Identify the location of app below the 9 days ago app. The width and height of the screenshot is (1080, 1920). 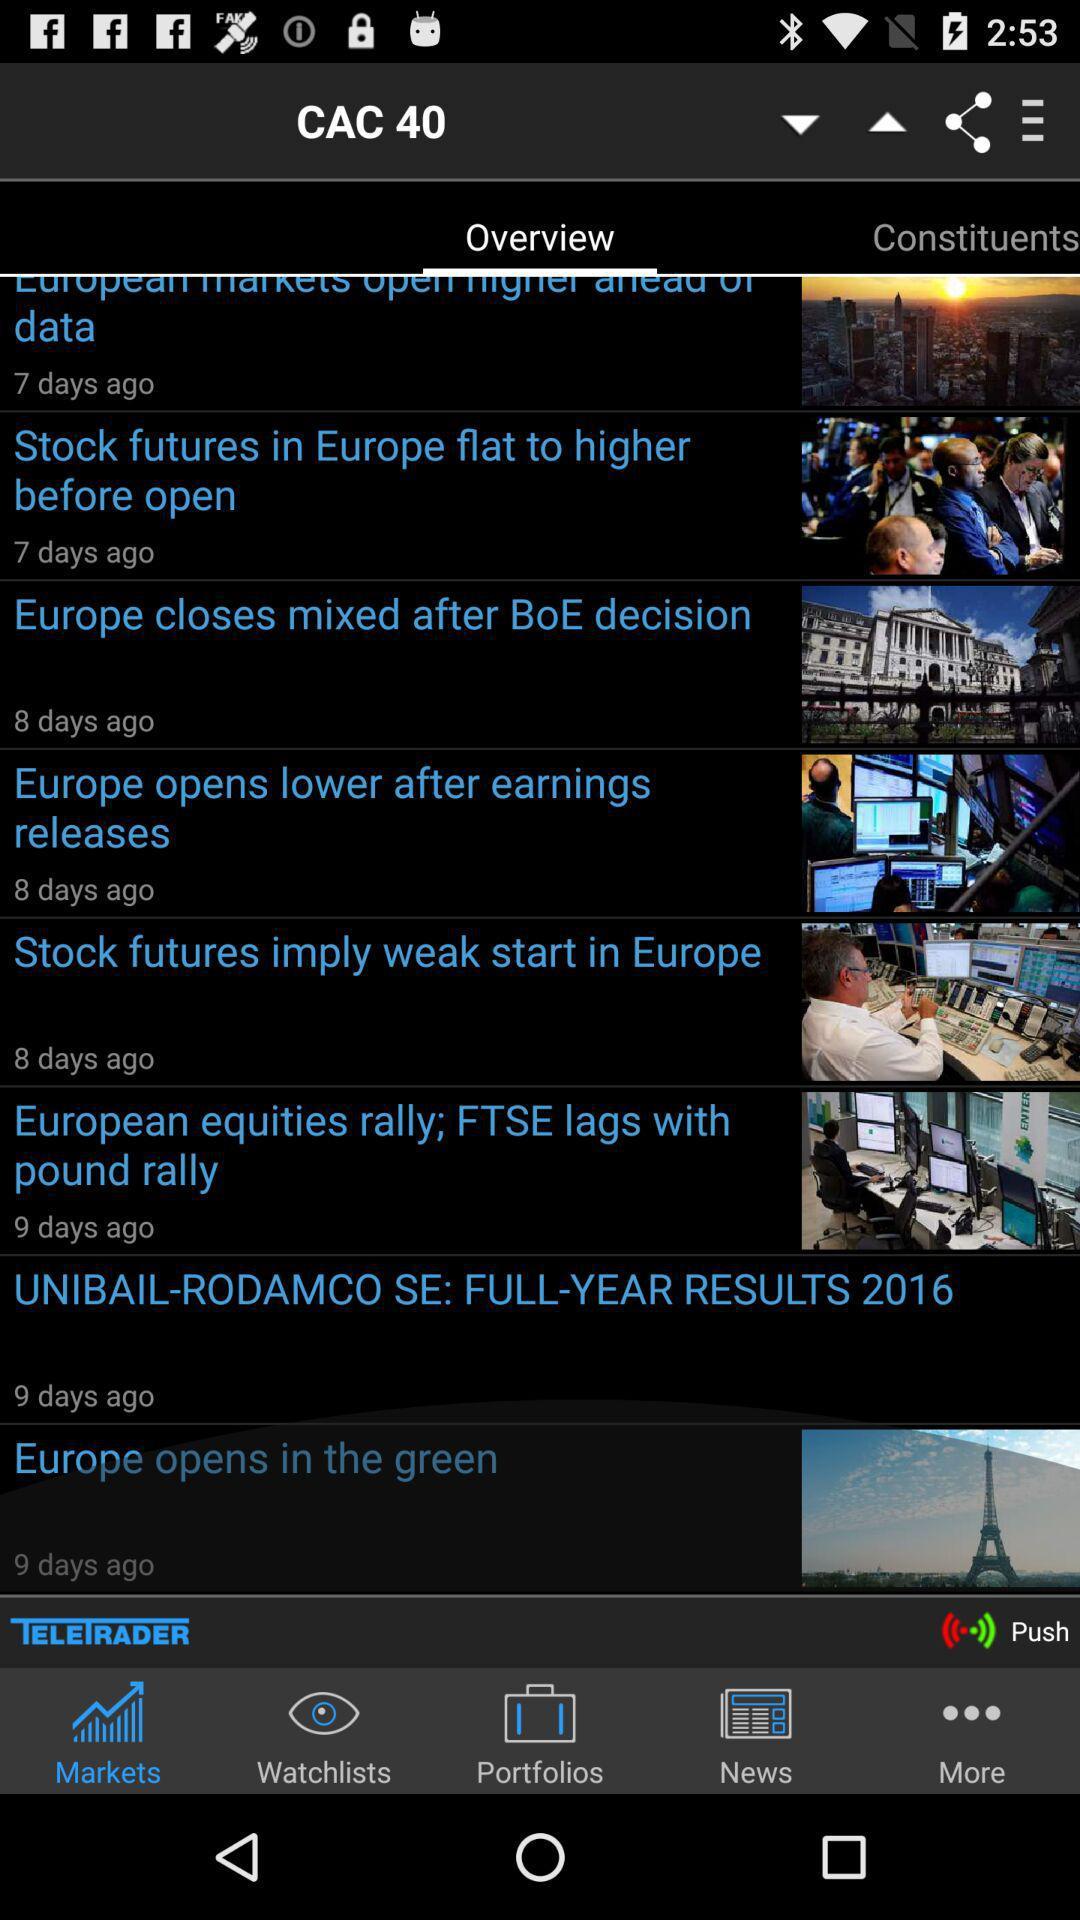
(546, 1316).